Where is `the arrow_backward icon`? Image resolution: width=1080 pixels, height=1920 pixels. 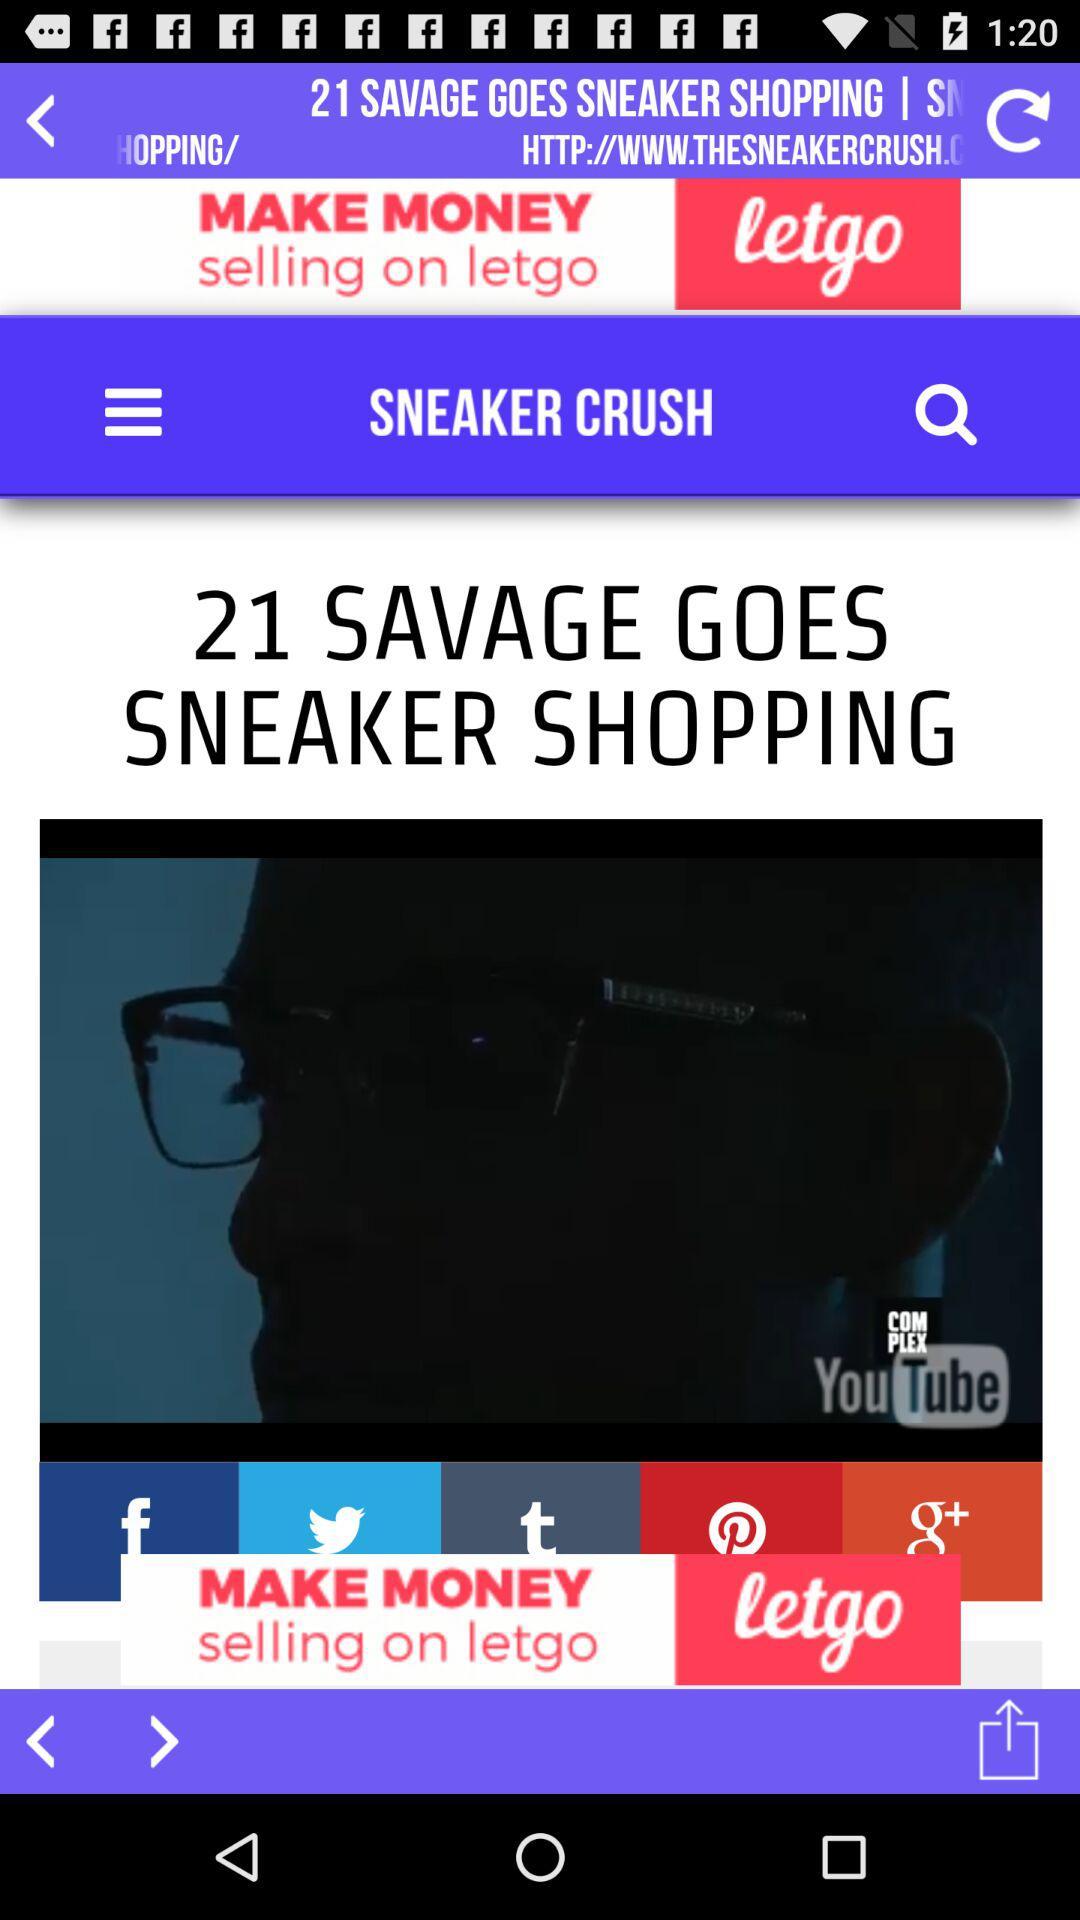 the arrow_backward icon is located at coordinates (51, 1862).